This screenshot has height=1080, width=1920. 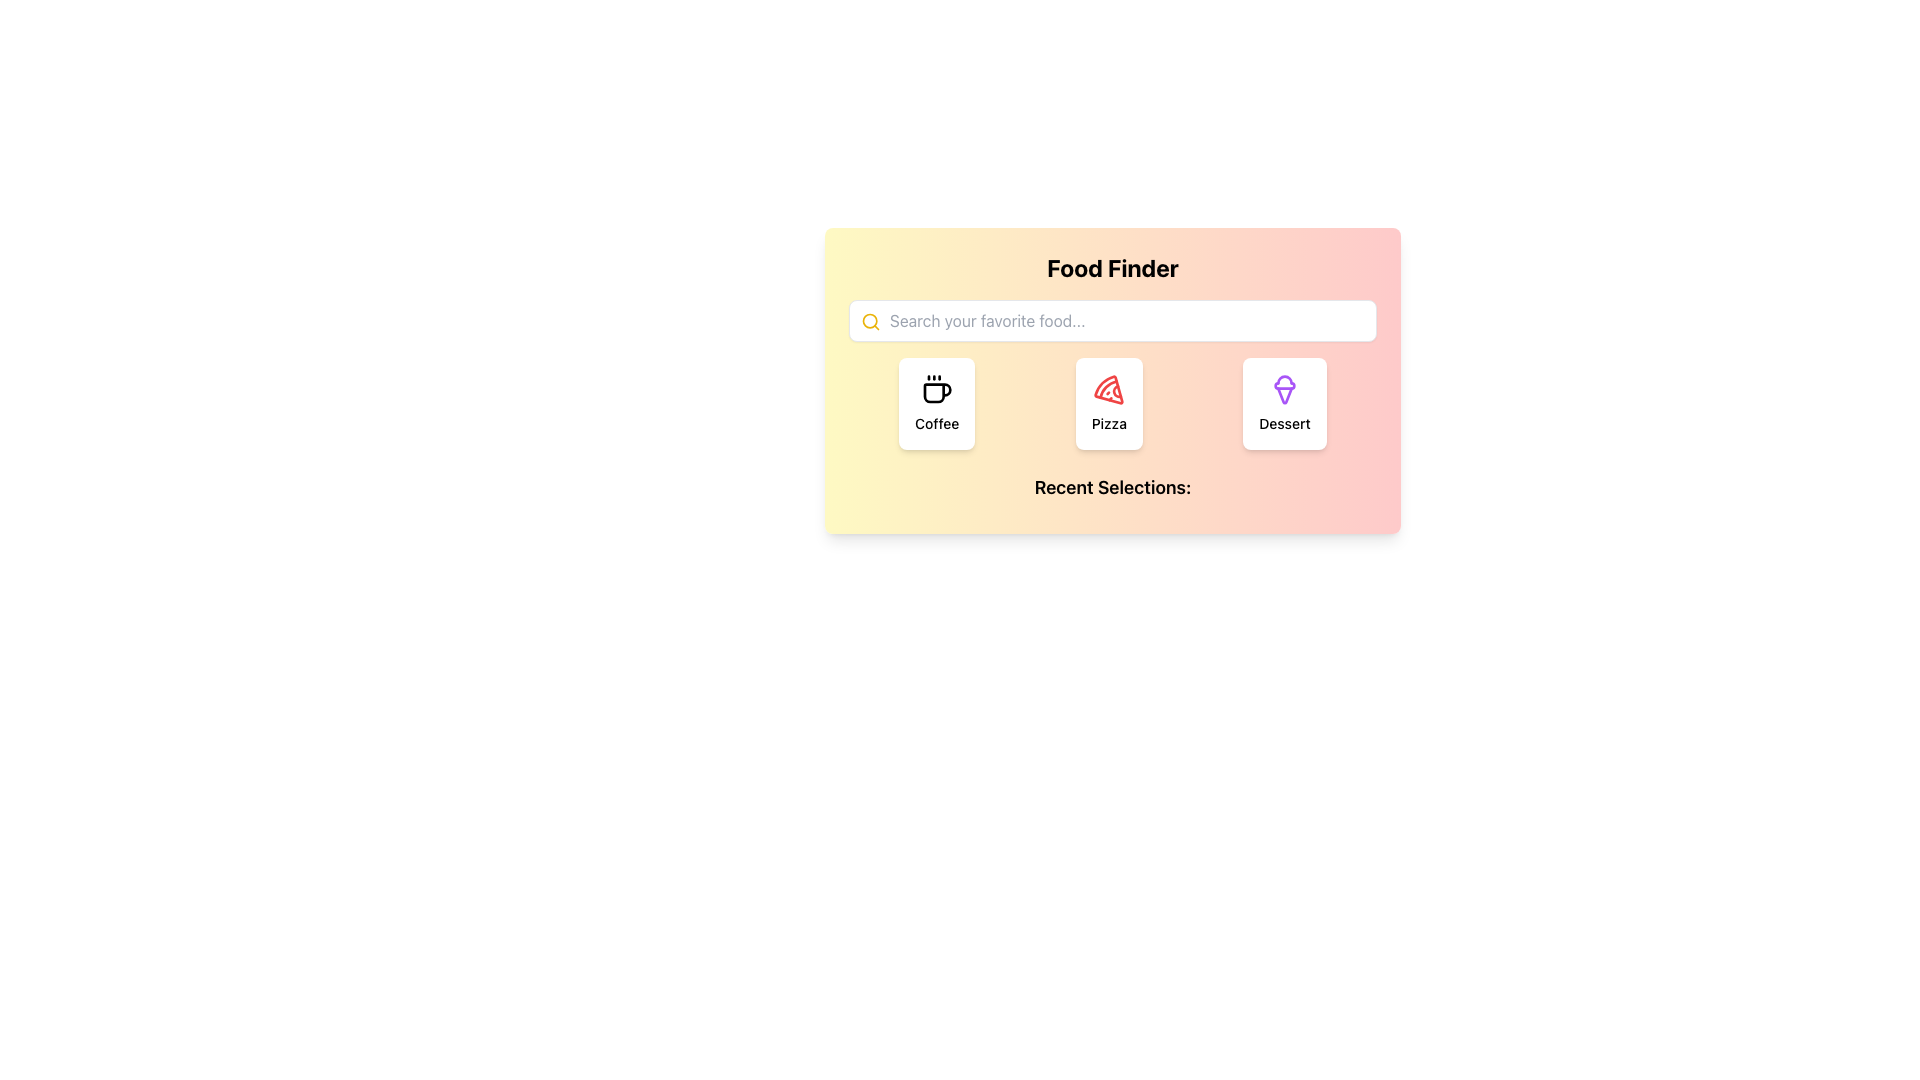 What do you see at coordinates (1285, 395) in the screenshot?
I see `the purple cone-shaped element in the Dessert category icon, which is the third card in the row of food categories in the application's main panel` at bounding box center [1285, 395].